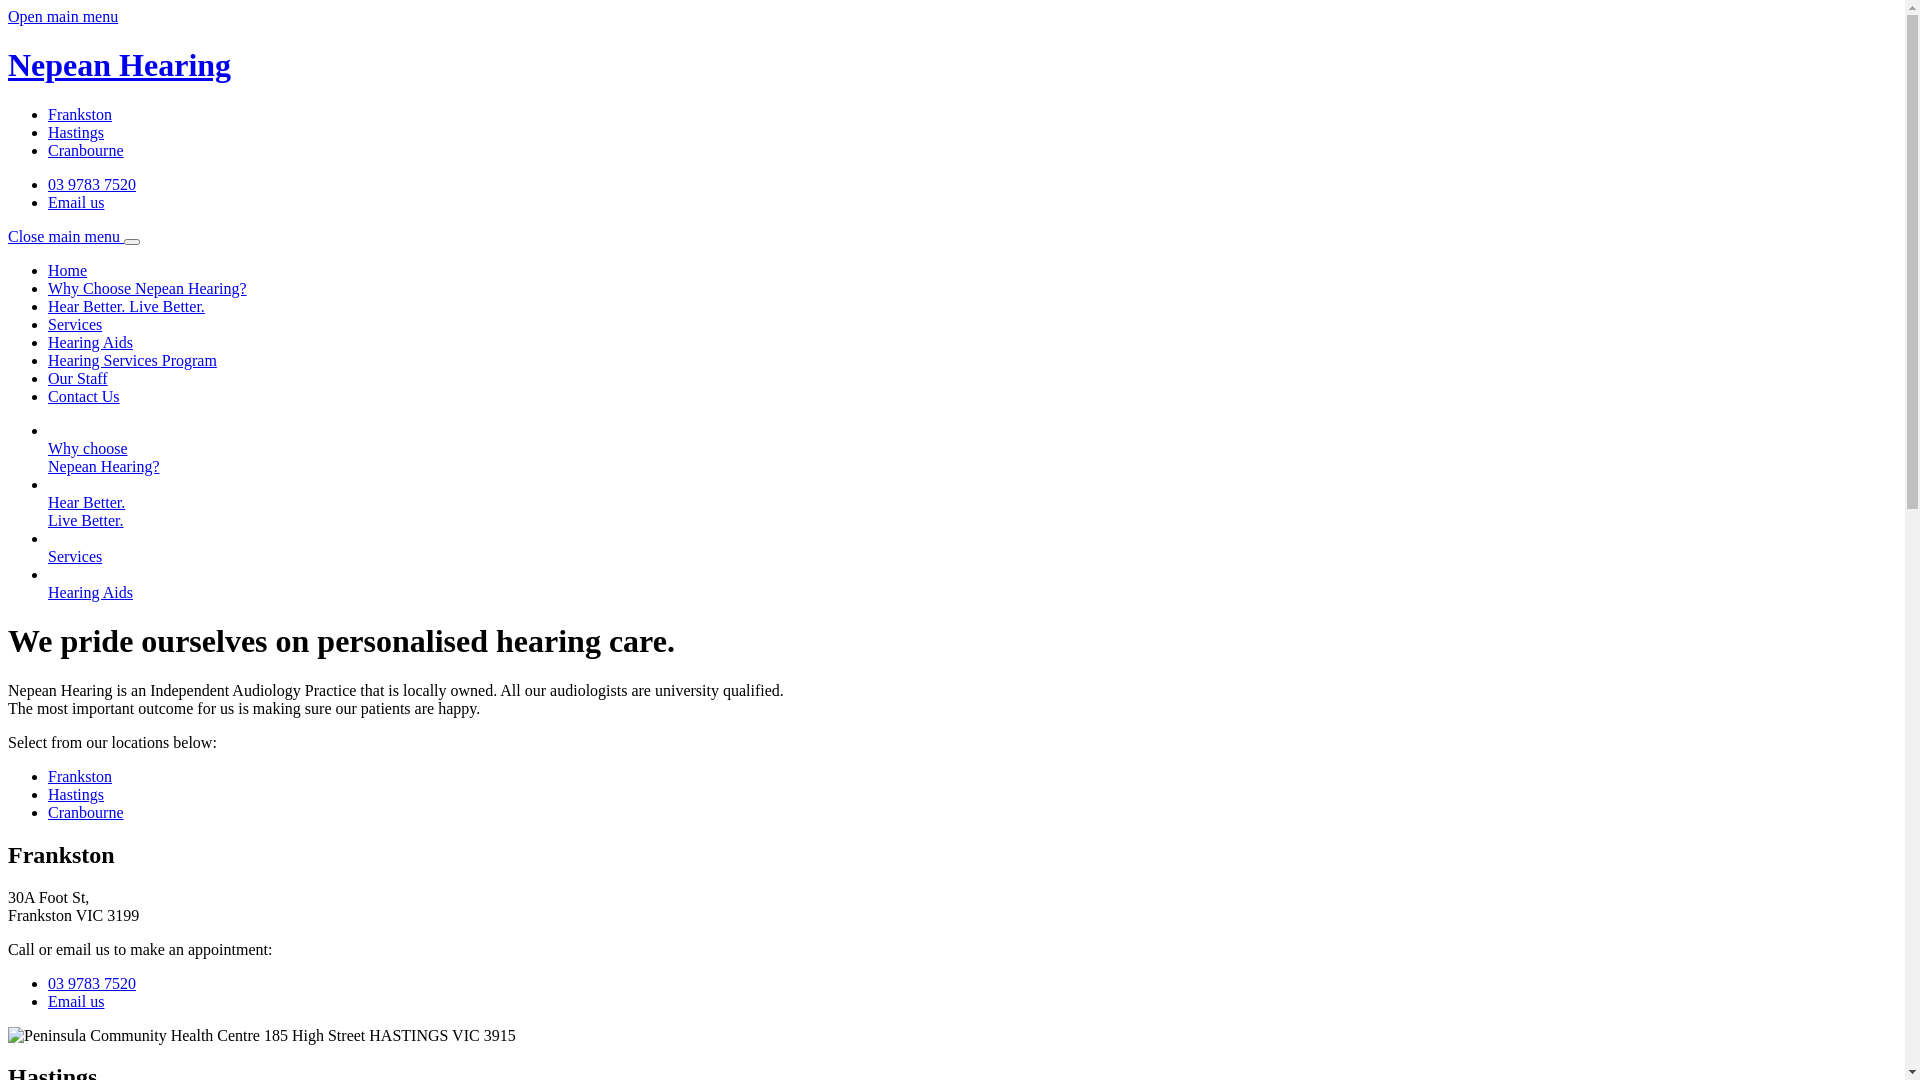 The height and width of the screenshot is (1080, 1920). What do you see at coordinates (62, 16) in the screenshot?
I see `'Open main menu'` at bounding box center [62, 16].